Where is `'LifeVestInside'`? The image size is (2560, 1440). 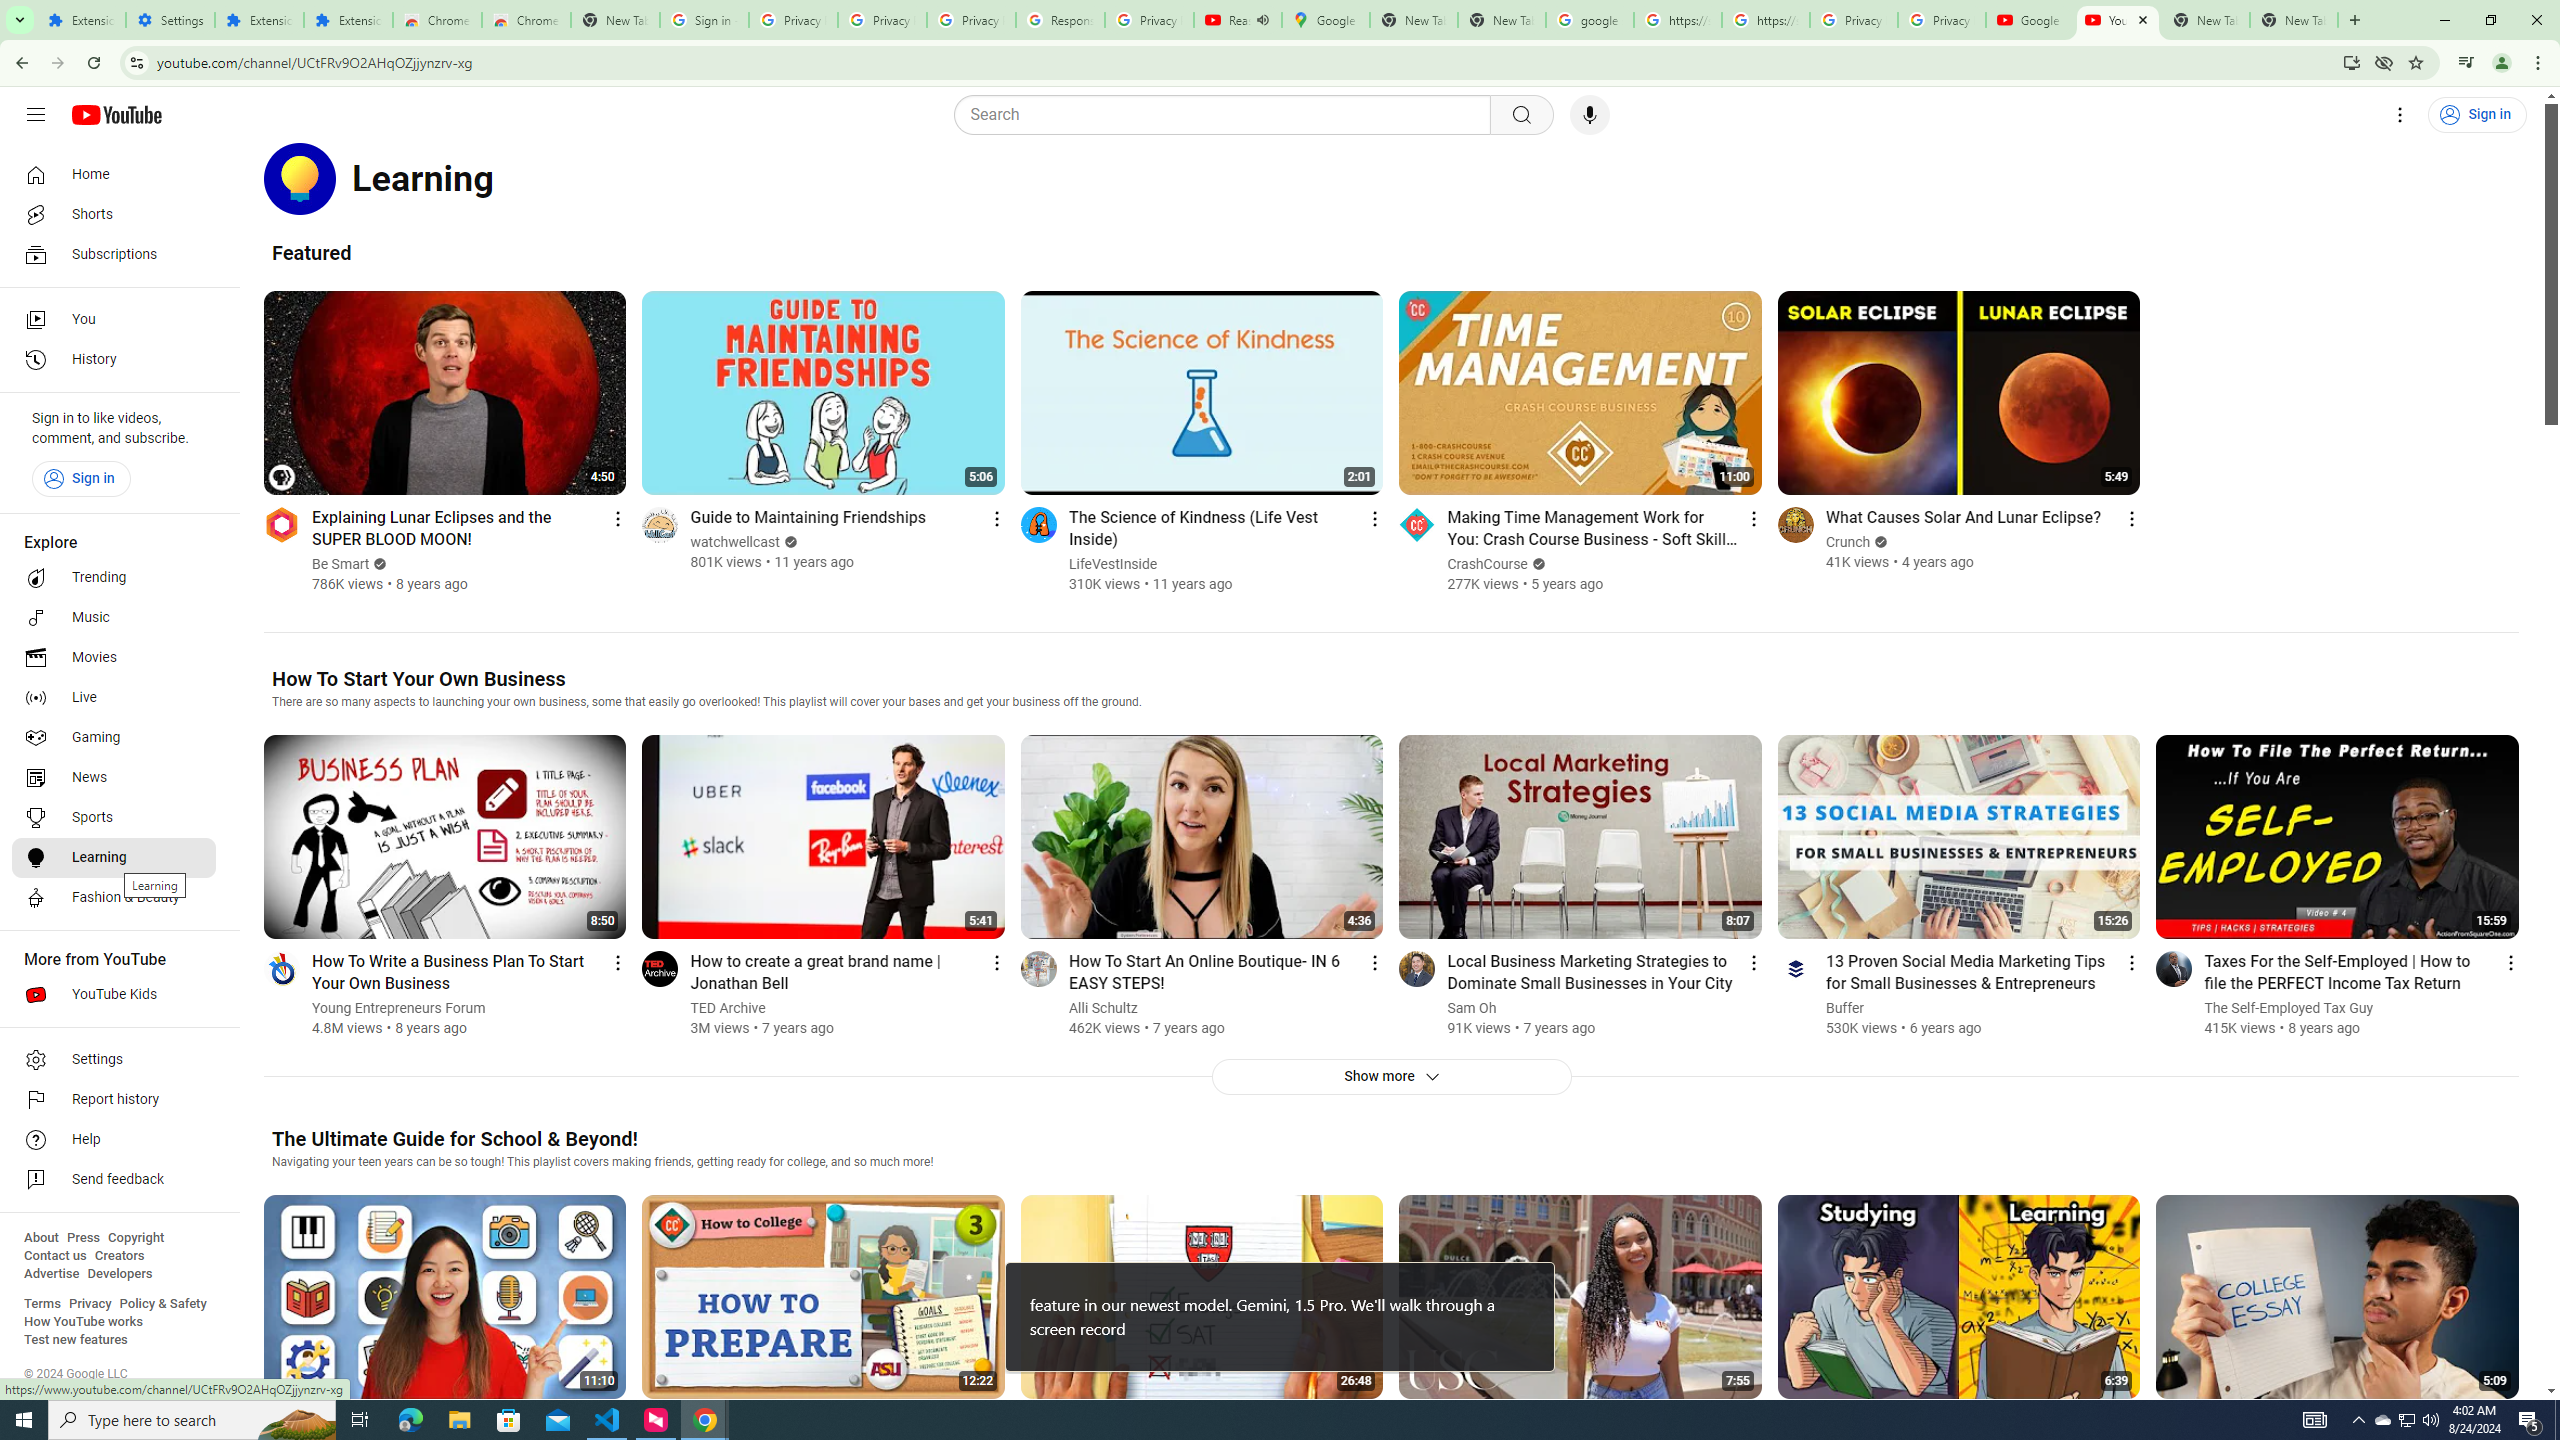 'LifeVestInside' is located at coordinates (1112, 563).